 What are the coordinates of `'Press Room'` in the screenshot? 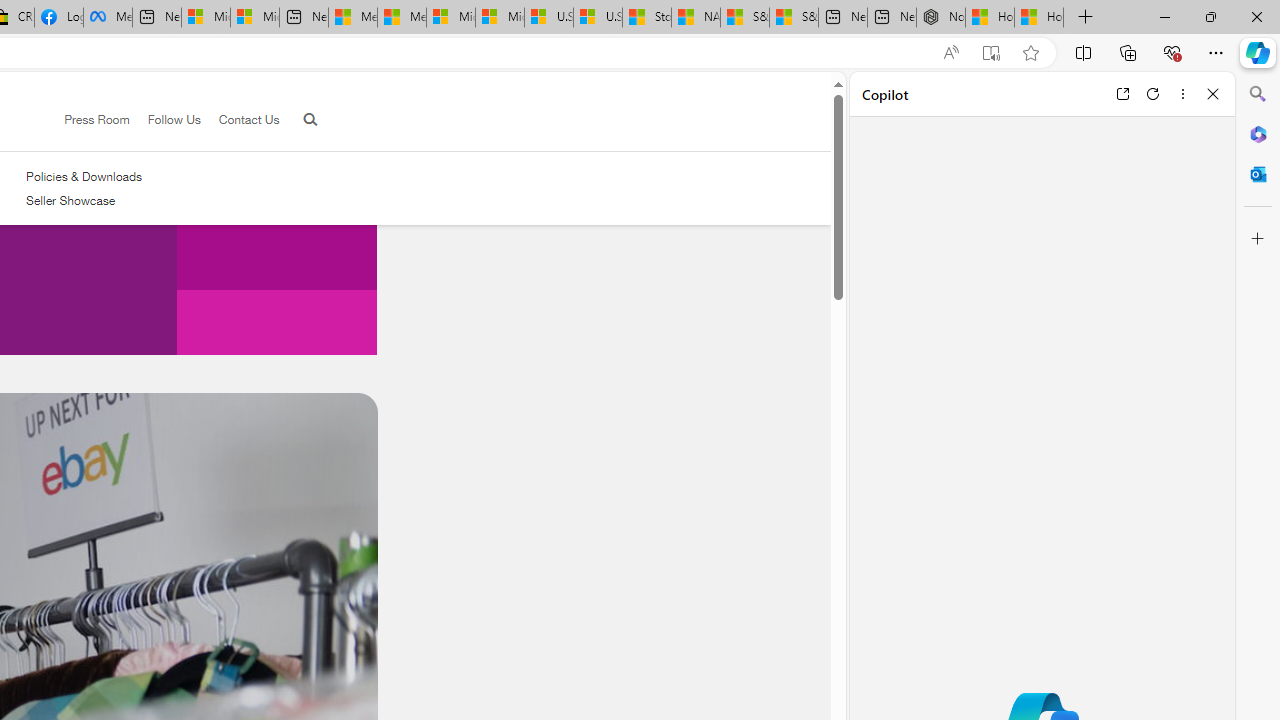 It's located at (87, 120).